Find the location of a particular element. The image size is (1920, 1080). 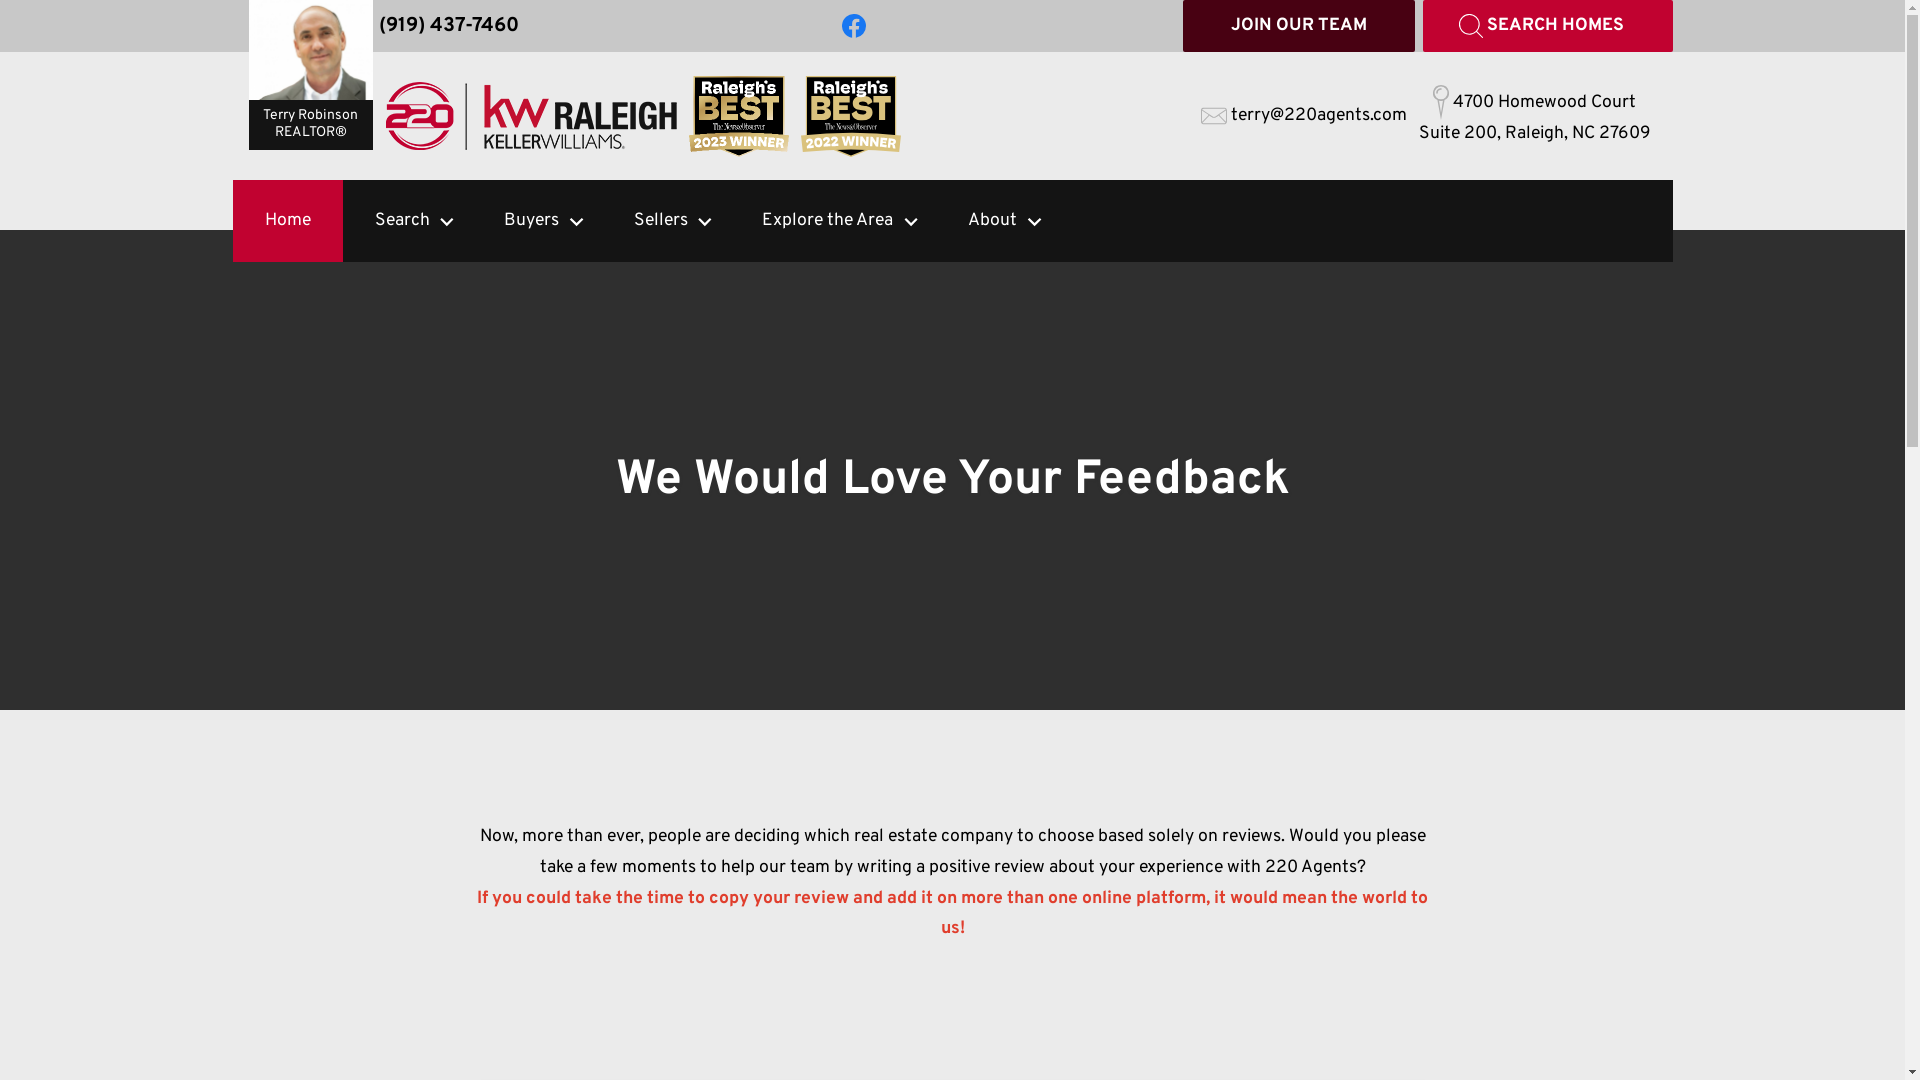

'SEARCH HOMES' is located at coordinates (1545, 26).